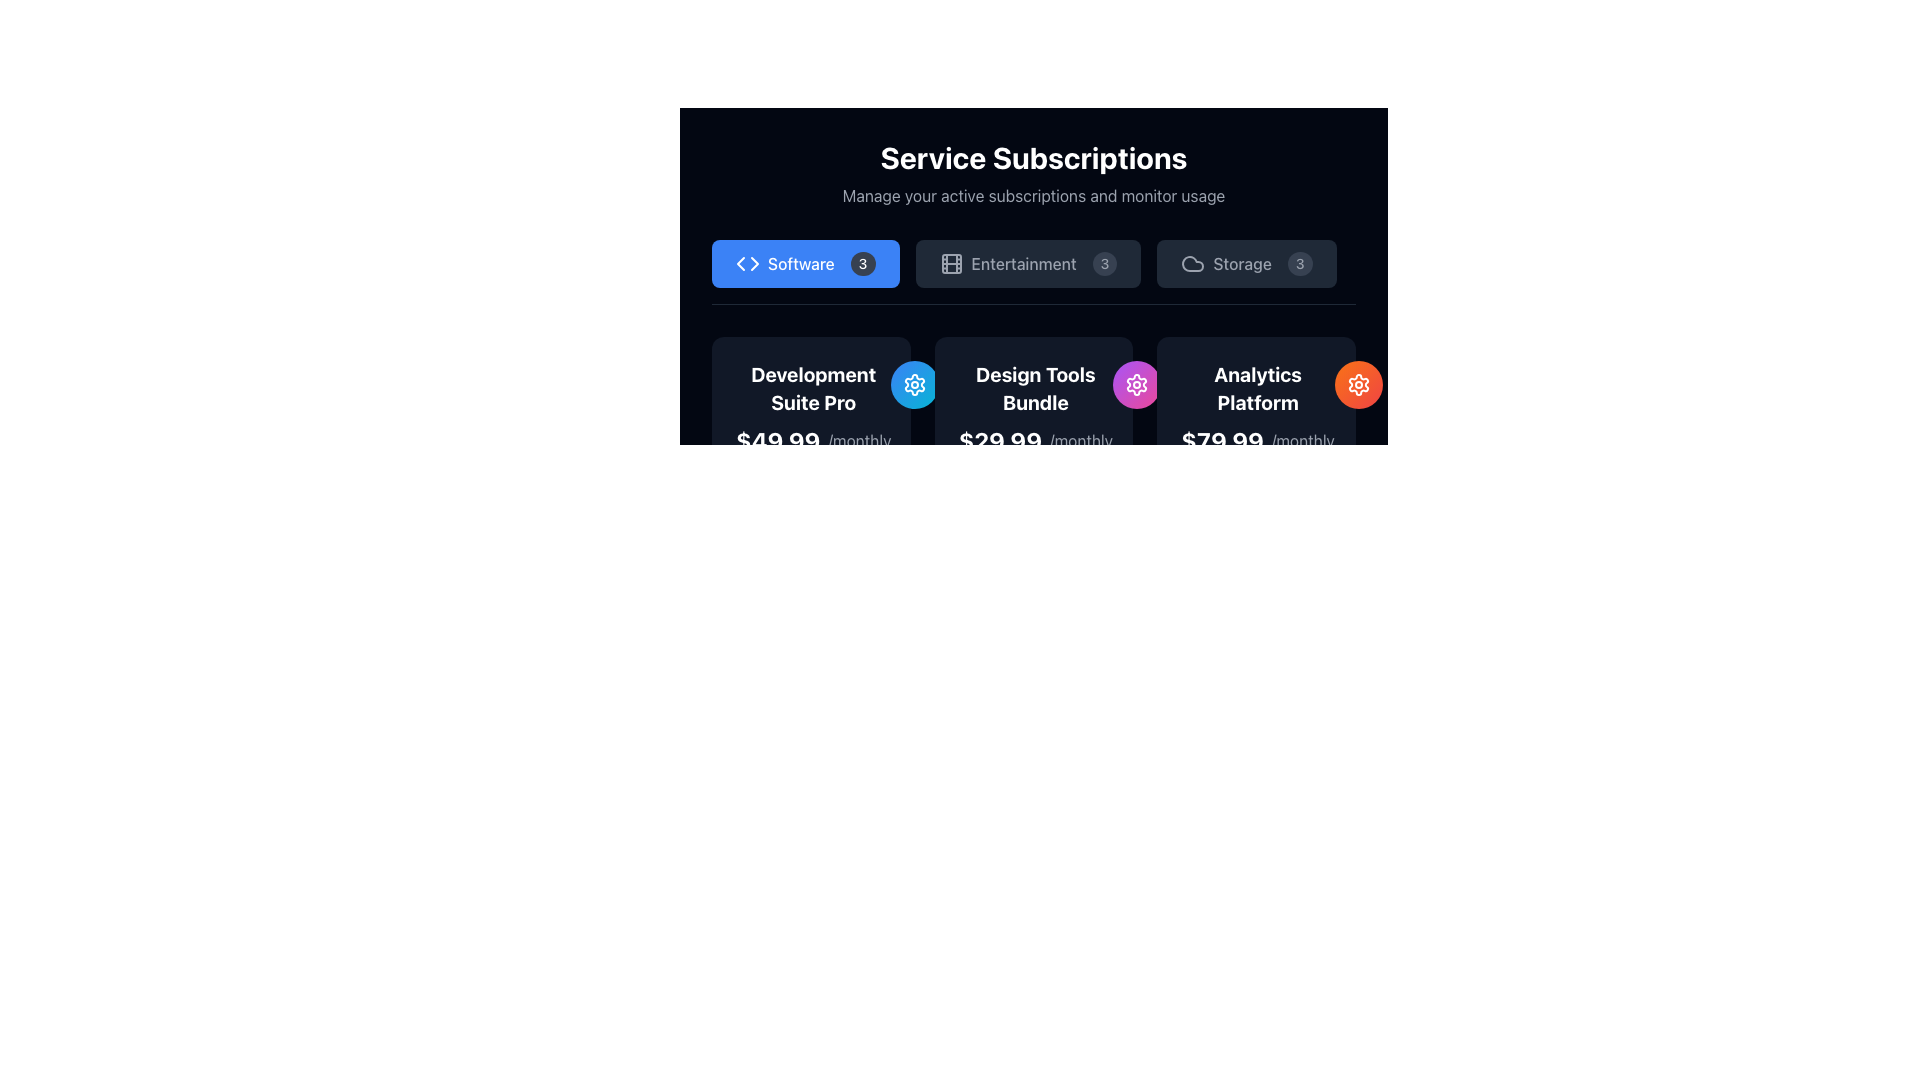 The image size is (1920, 1080). Describe the element at coordinates (1035, 439) in the screenshot. I see `the text label that displays the pricing of the subscription option, which is located at the bottom section of the 'Design Tools Bundle' card` at that location.